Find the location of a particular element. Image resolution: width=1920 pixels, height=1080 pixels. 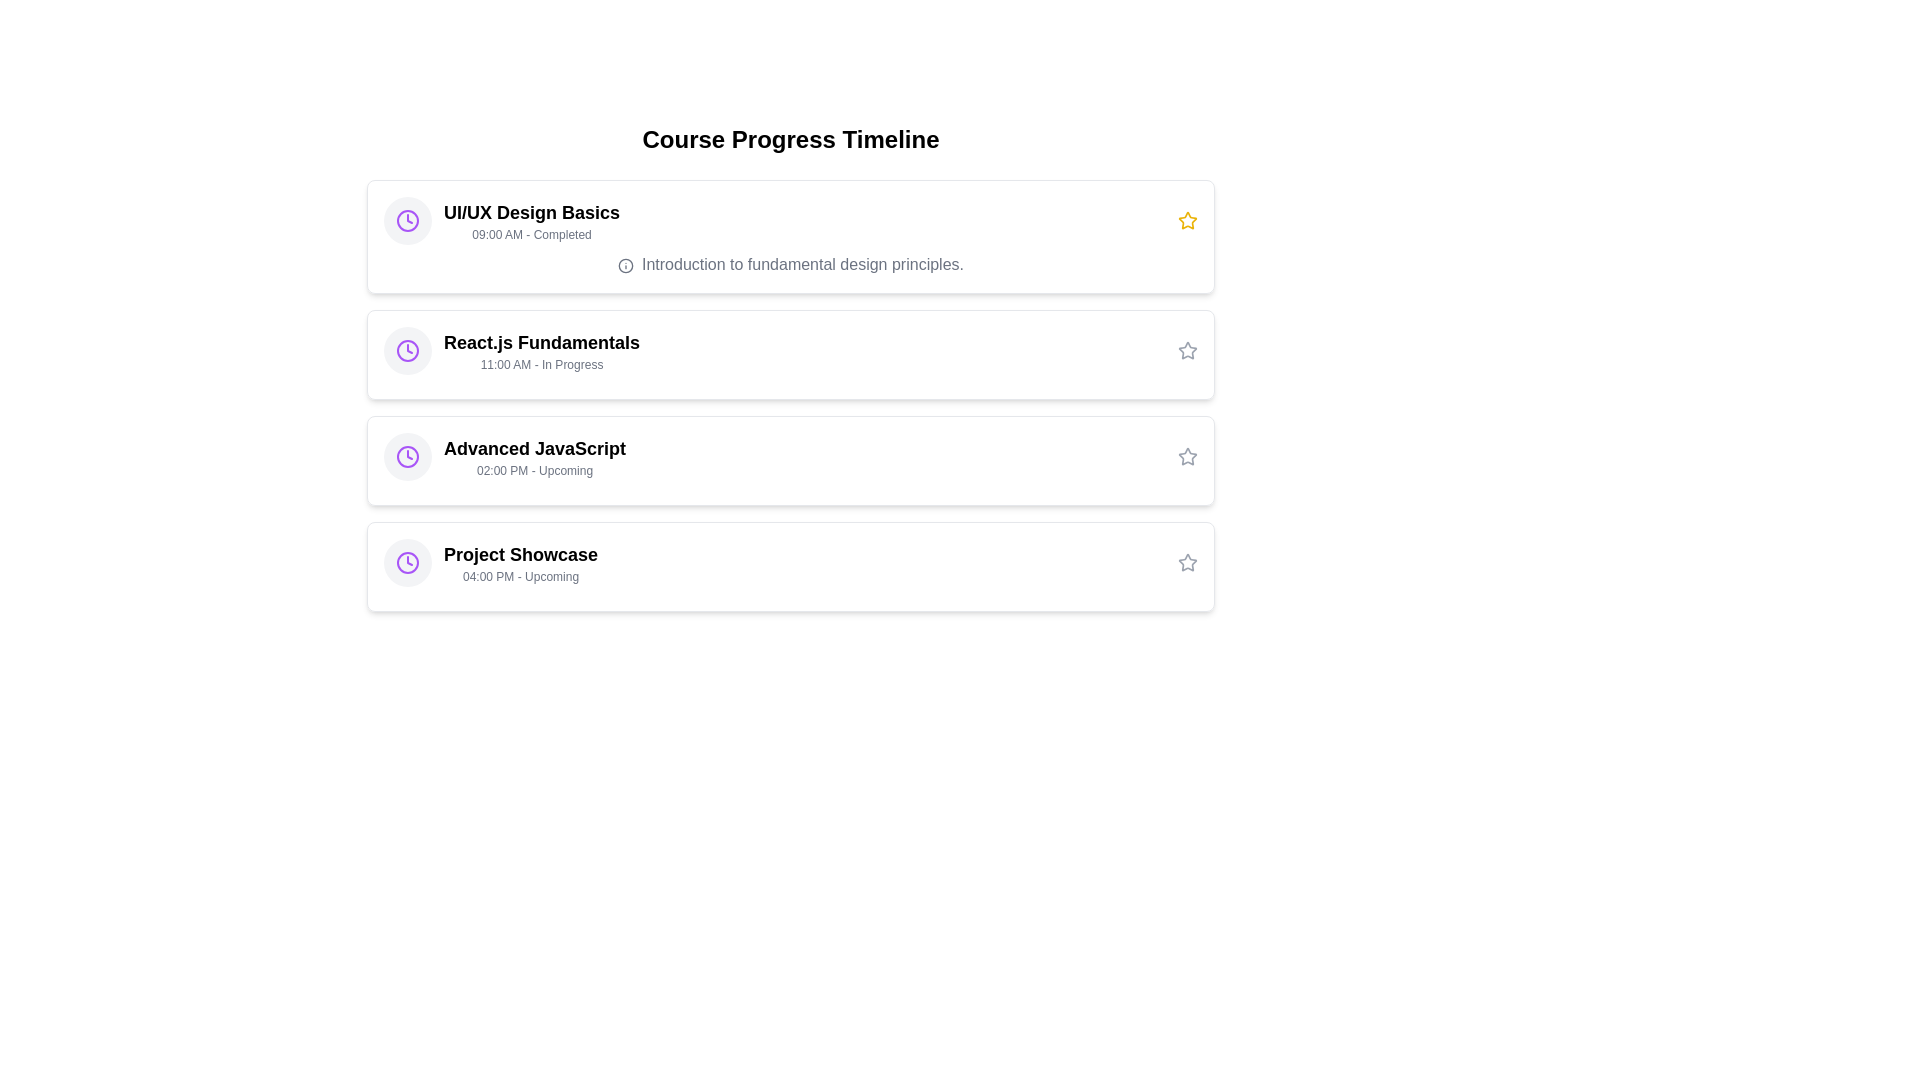

the decorative circular shape within the clock icon associated with the 'React.js Fundamentals' course item is located at coordinates (407, 456).